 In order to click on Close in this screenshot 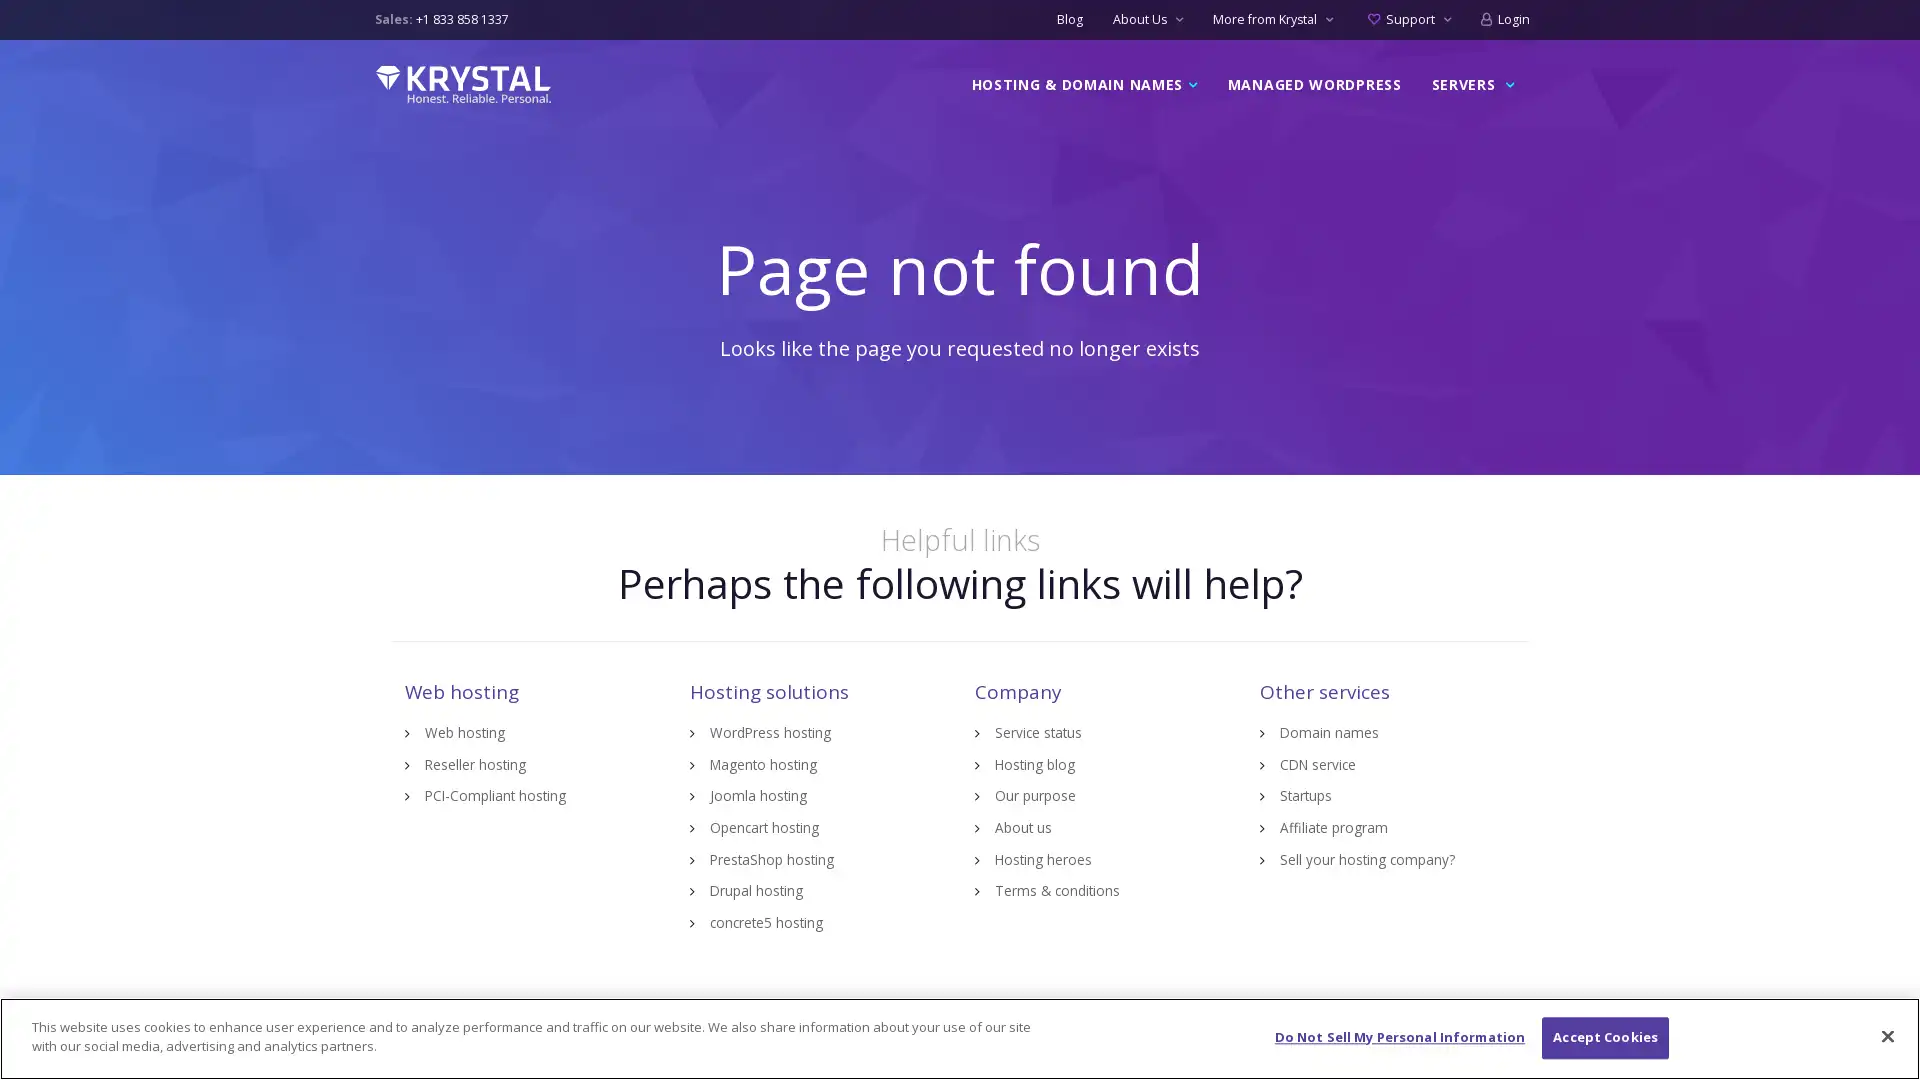, I will do `click(1886, 1035)`.